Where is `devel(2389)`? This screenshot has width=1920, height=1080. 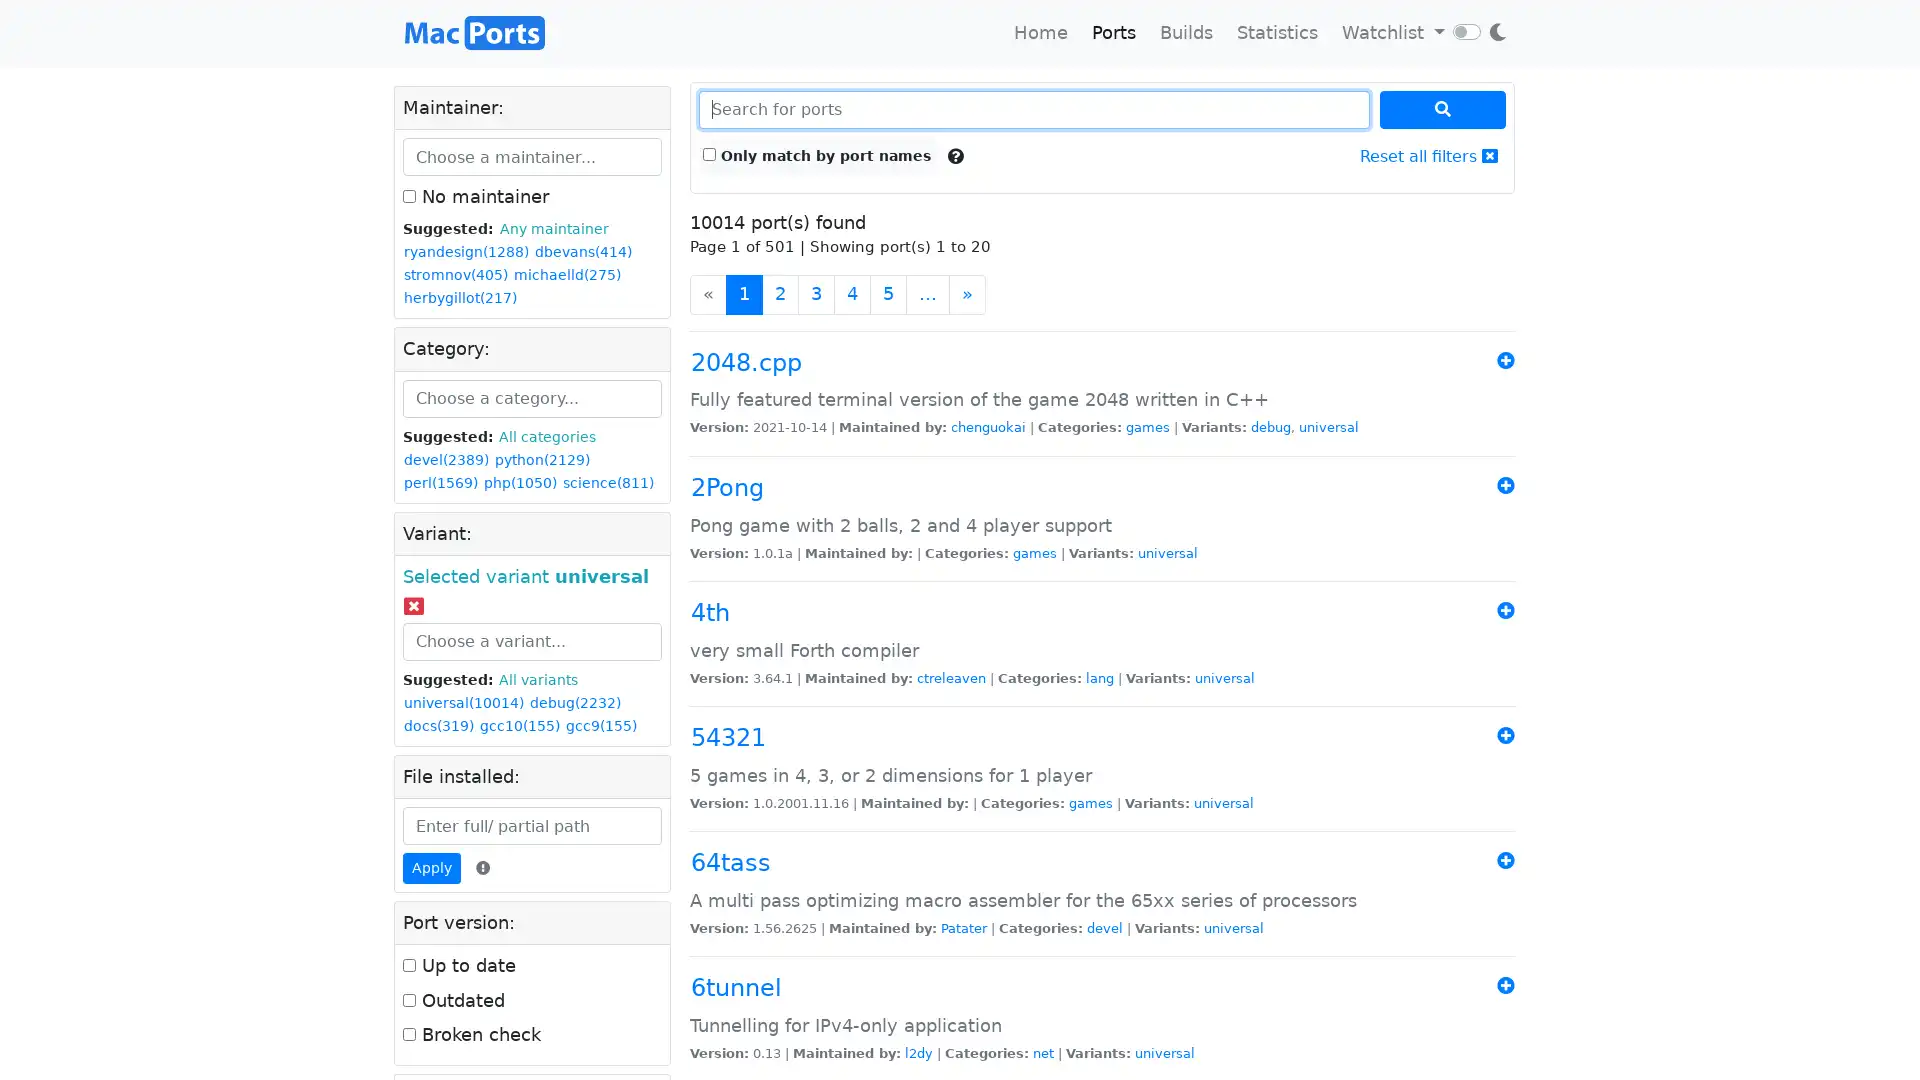
devel(2389) is located at coordinates (445, 459).